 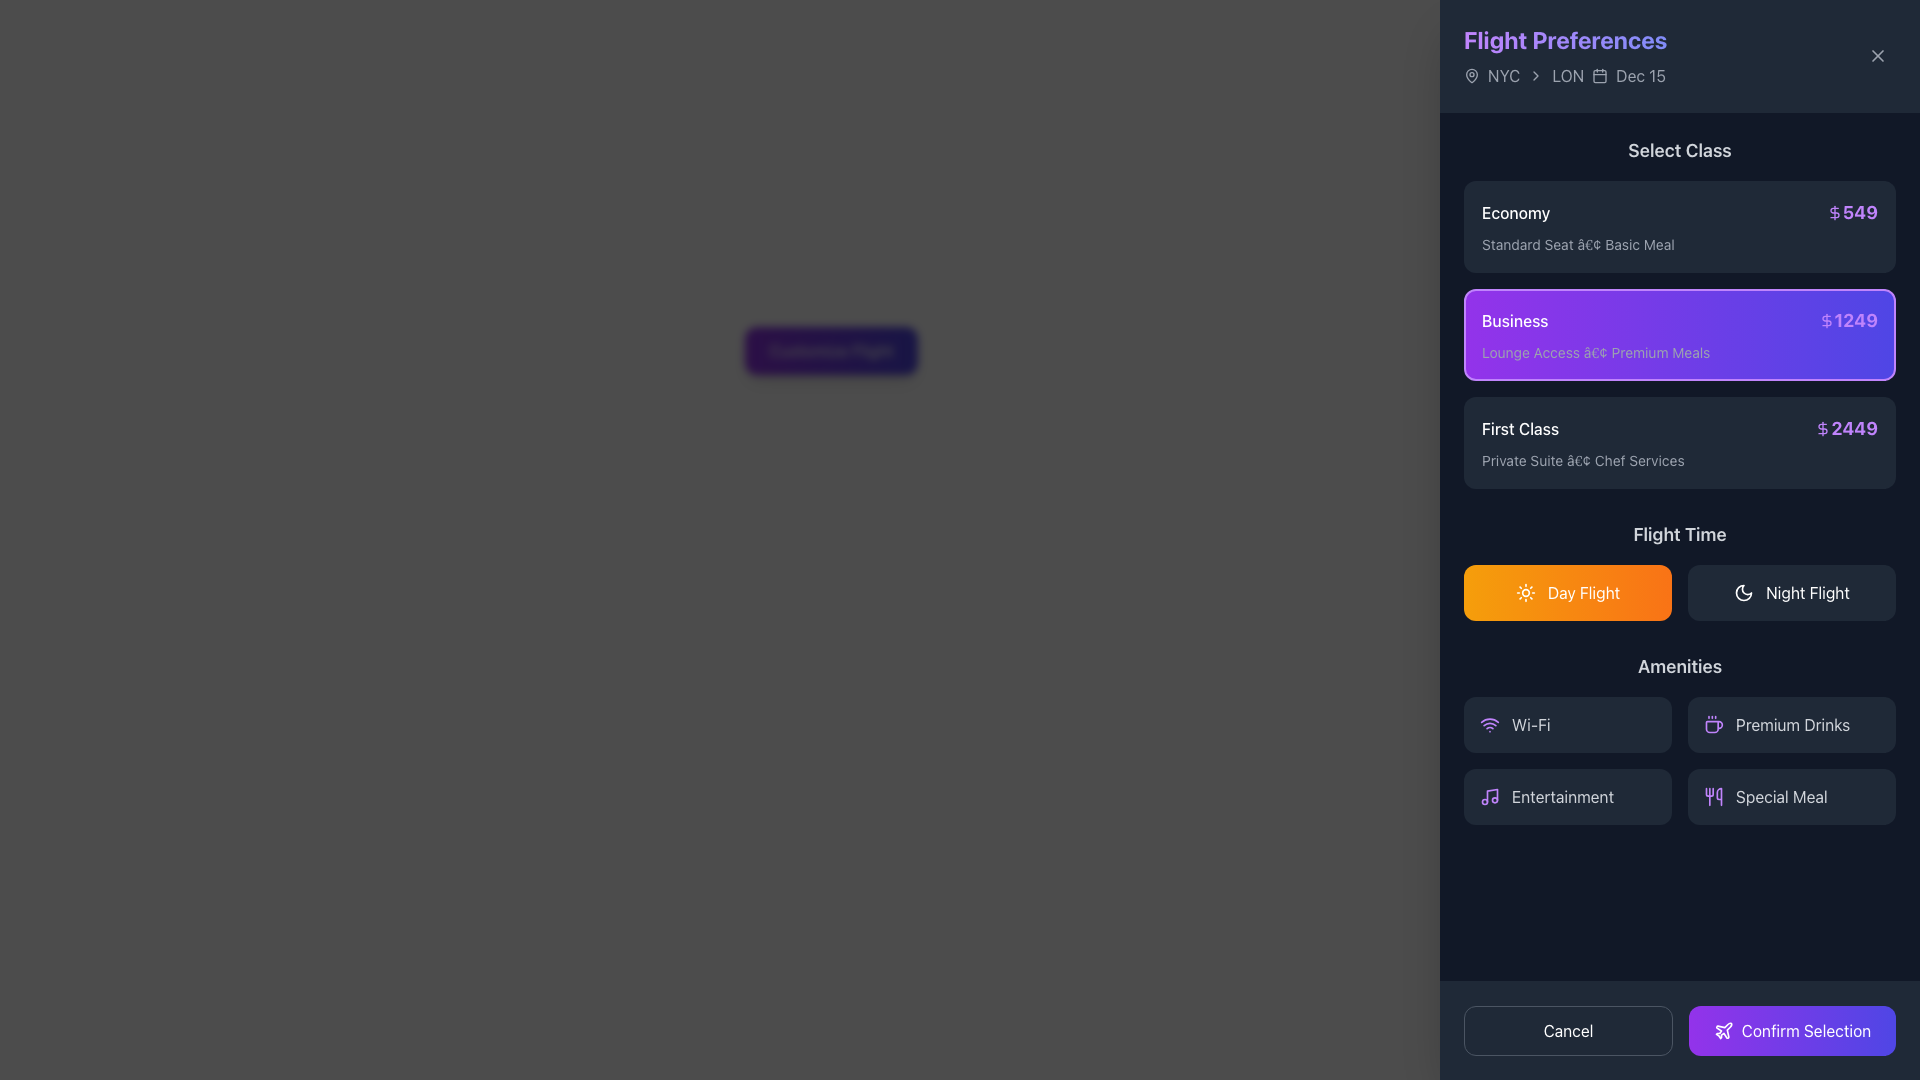 What do you see at coordinates (1876, 55) in the screenshot?
I see `the Close Button Icon located at the top-right corner of the sidebar interface, adjacent to the title 'Flight Preferences'` at bounding box center [1876, 55].